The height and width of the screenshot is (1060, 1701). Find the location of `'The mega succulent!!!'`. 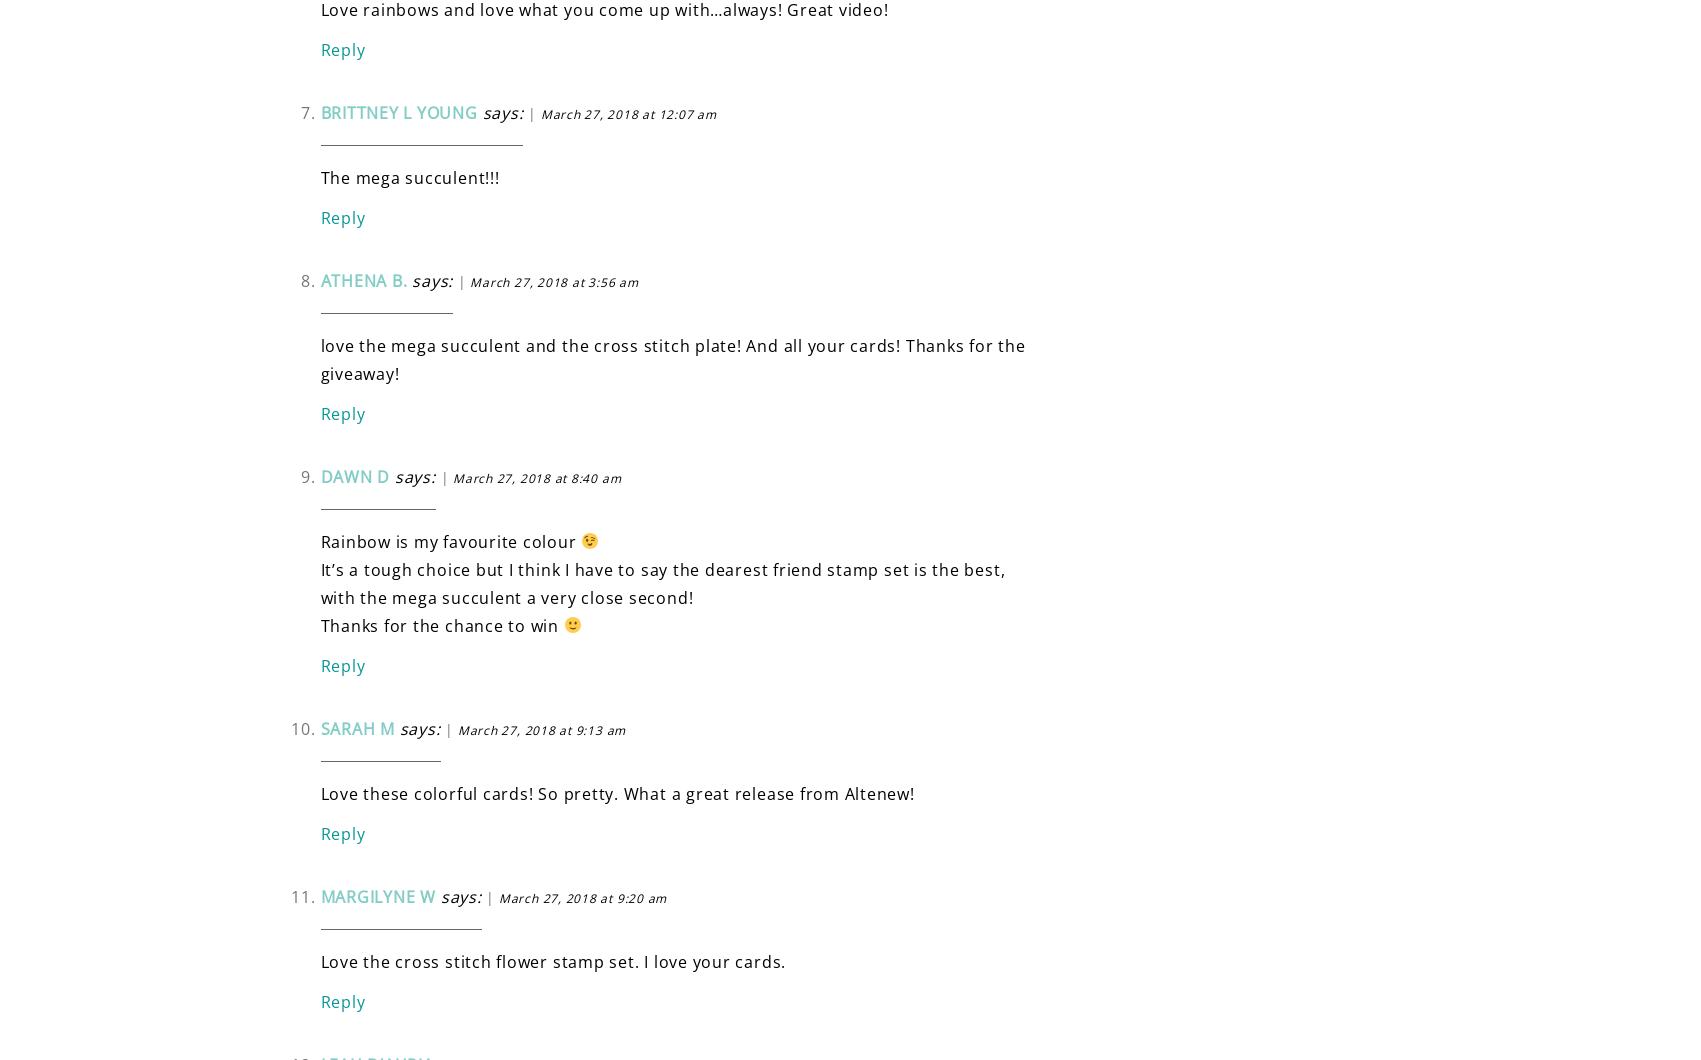

'The mega succulent!!!' is located at coordinates (319, 176).